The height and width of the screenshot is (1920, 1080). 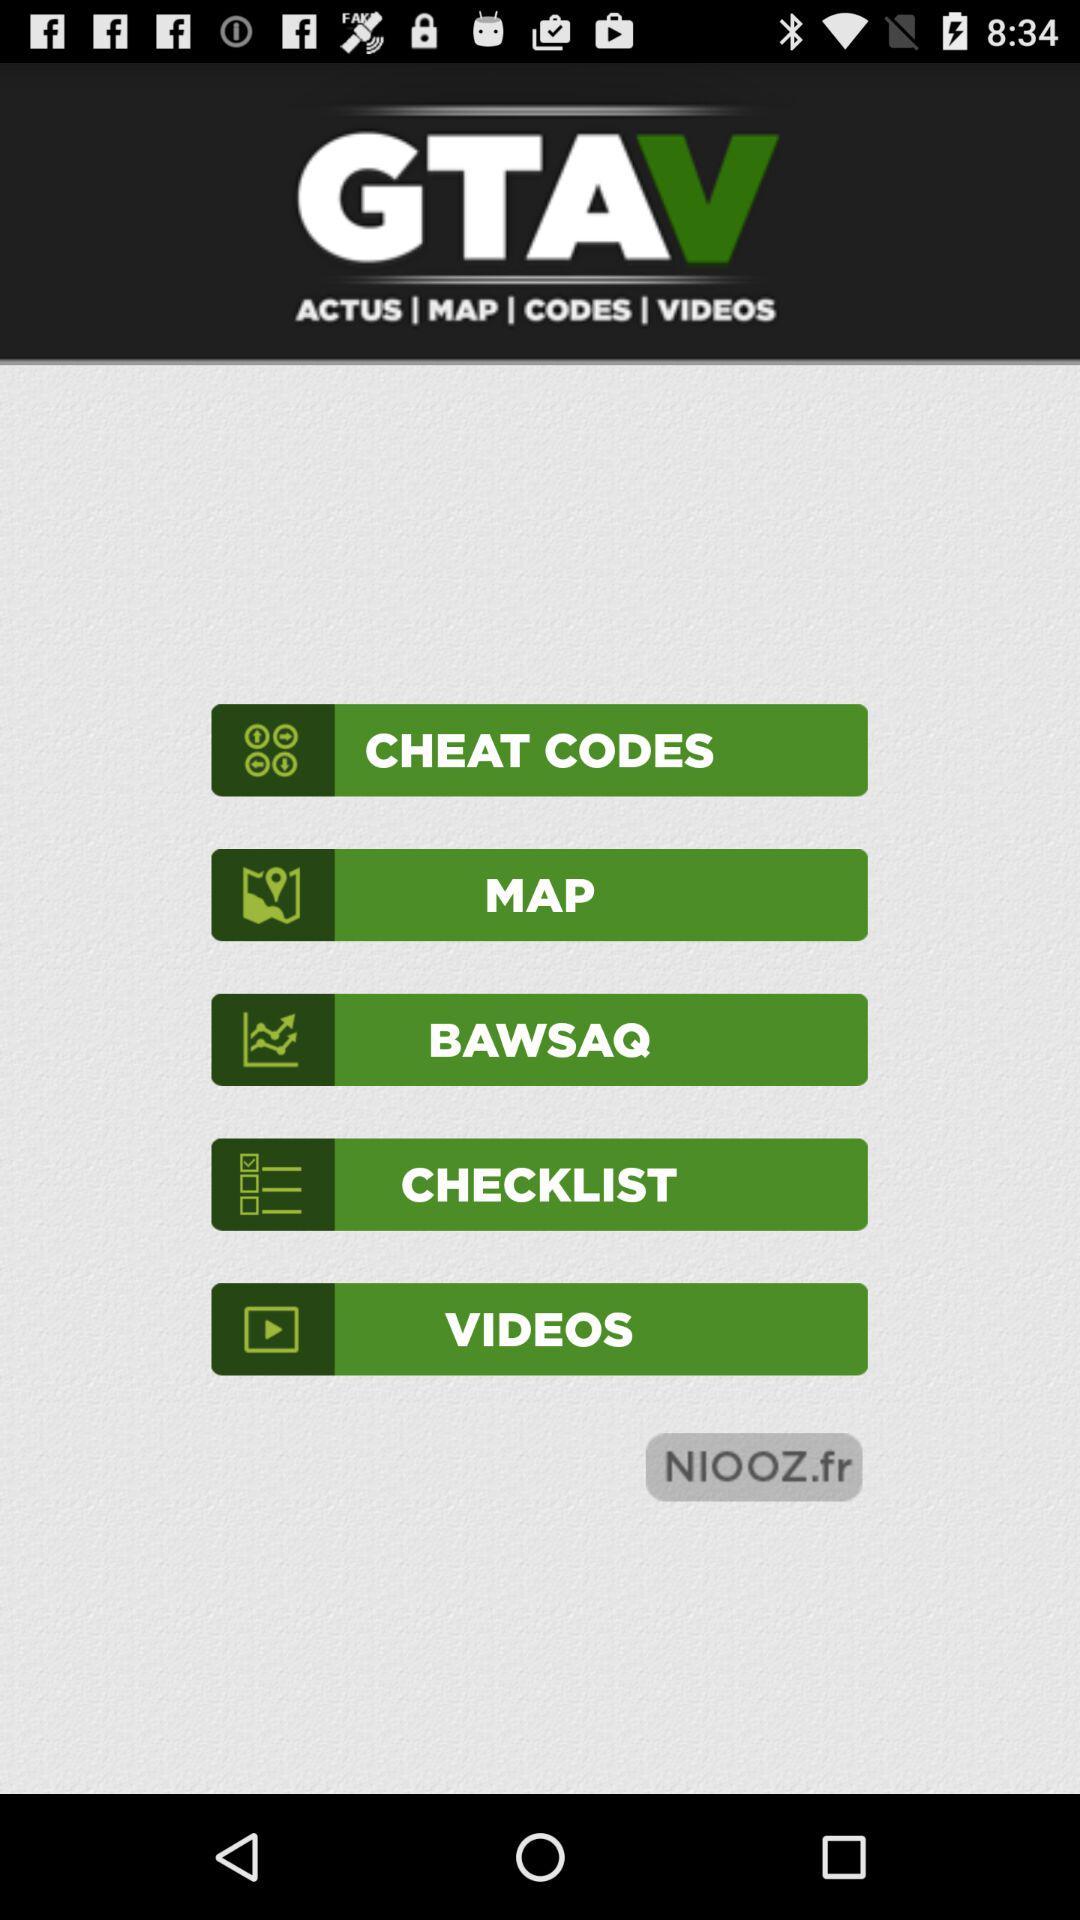 What do you see at coordinates (754, 1467) in the screenshot?
I see `the item at the bottom right corner` at bounding box center [754, 1467].